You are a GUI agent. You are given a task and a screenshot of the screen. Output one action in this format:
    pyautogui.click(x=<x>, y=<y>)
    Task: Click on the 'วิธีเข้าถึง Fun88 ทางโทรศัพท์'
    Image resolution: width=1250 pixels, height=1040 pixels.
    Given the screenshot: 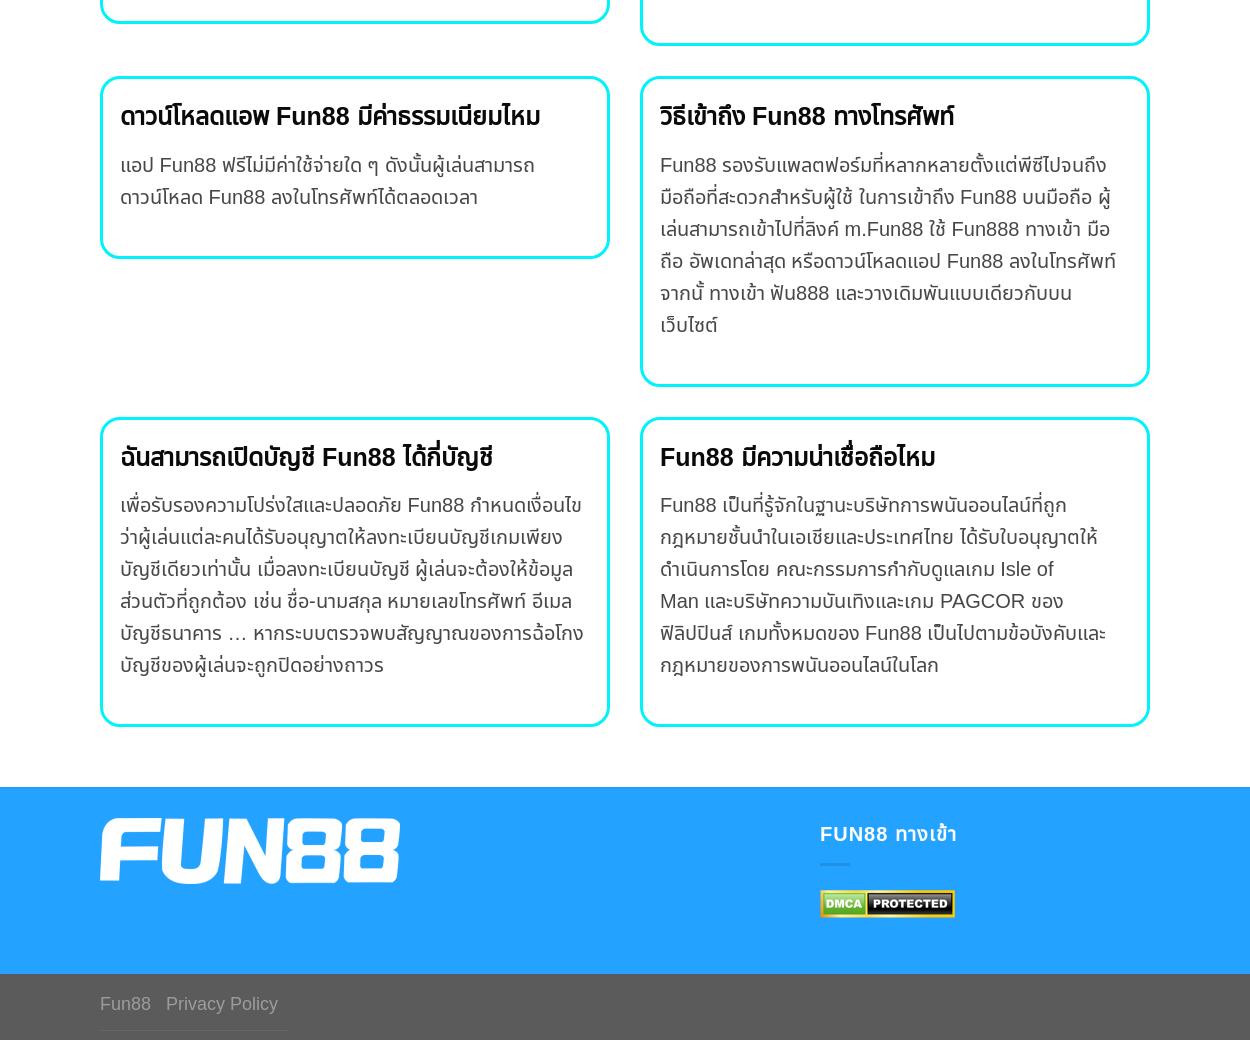 What is the action you would take?
    pyautogui.click(x=660, y=114)
    